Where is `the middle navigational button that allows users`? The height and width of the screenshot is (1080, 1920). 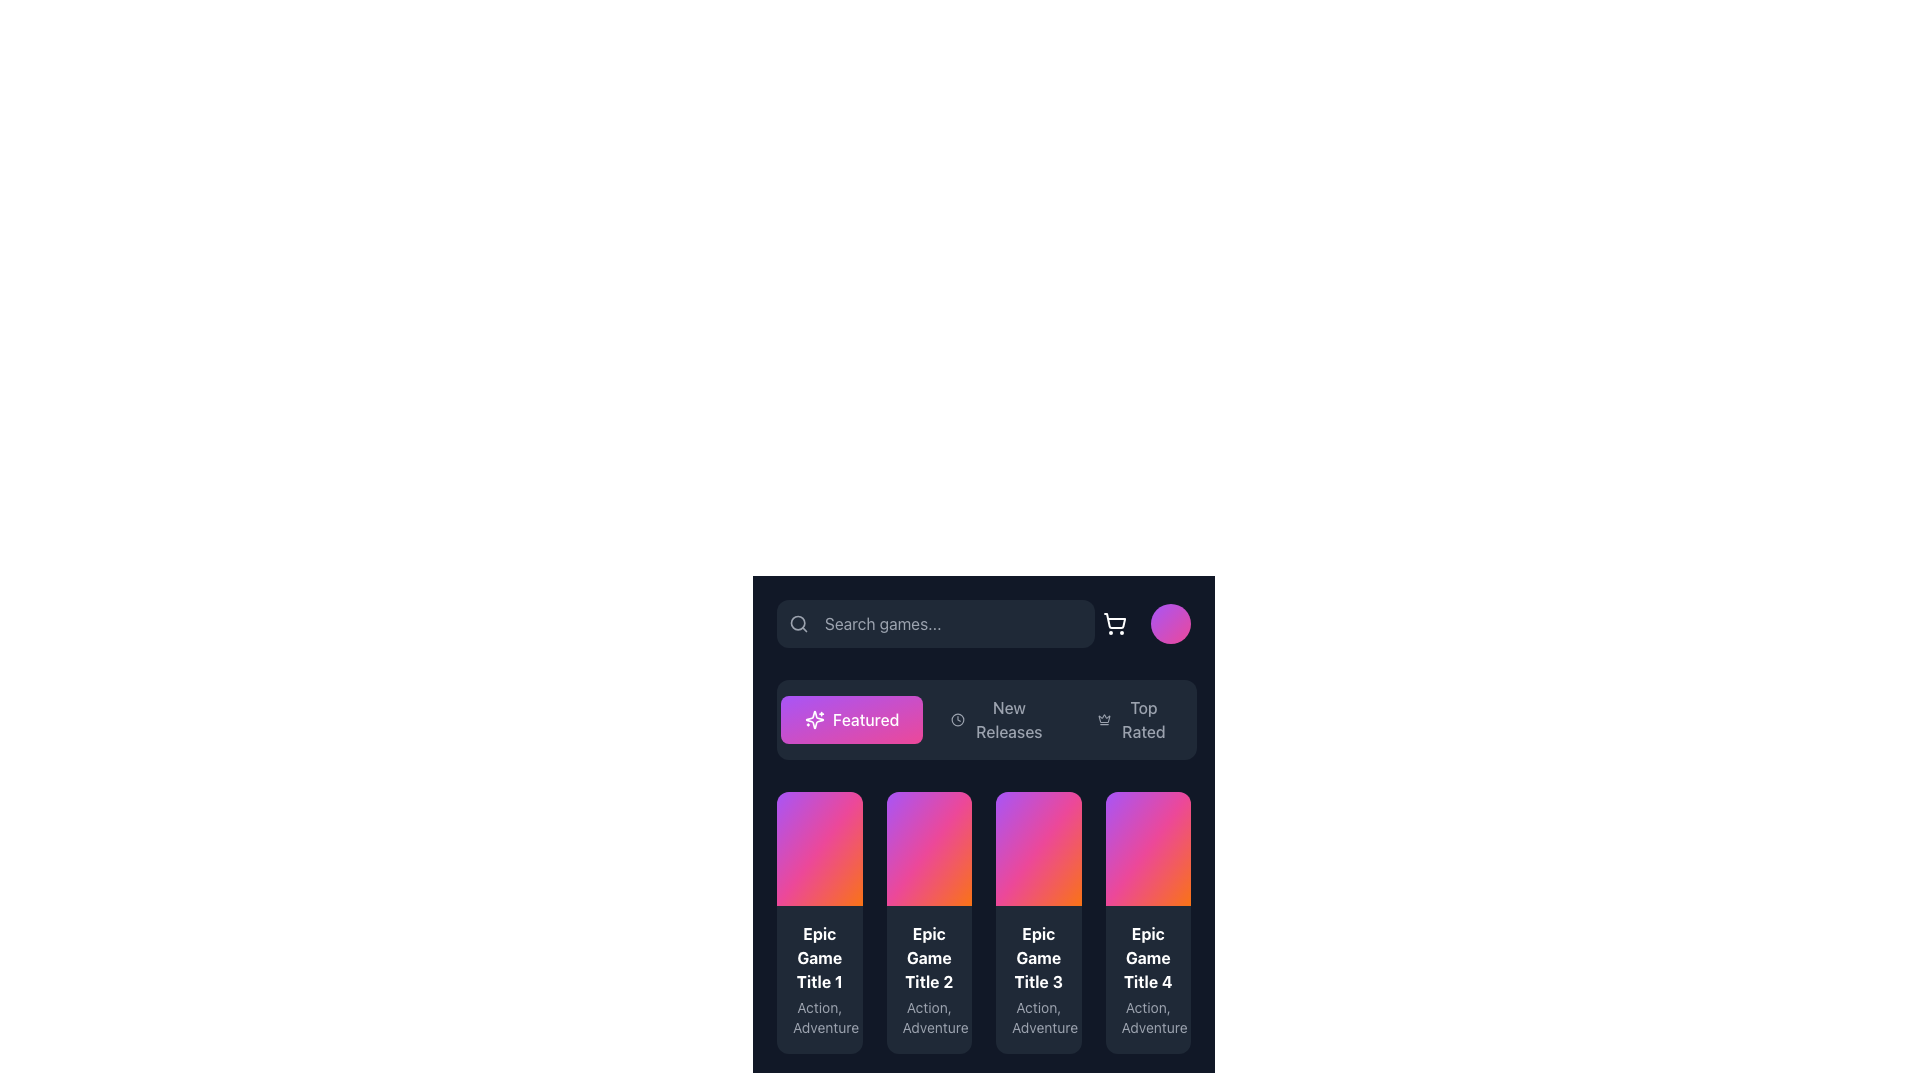 the middle navigational button that allows users is located at coordinates (998, 720).